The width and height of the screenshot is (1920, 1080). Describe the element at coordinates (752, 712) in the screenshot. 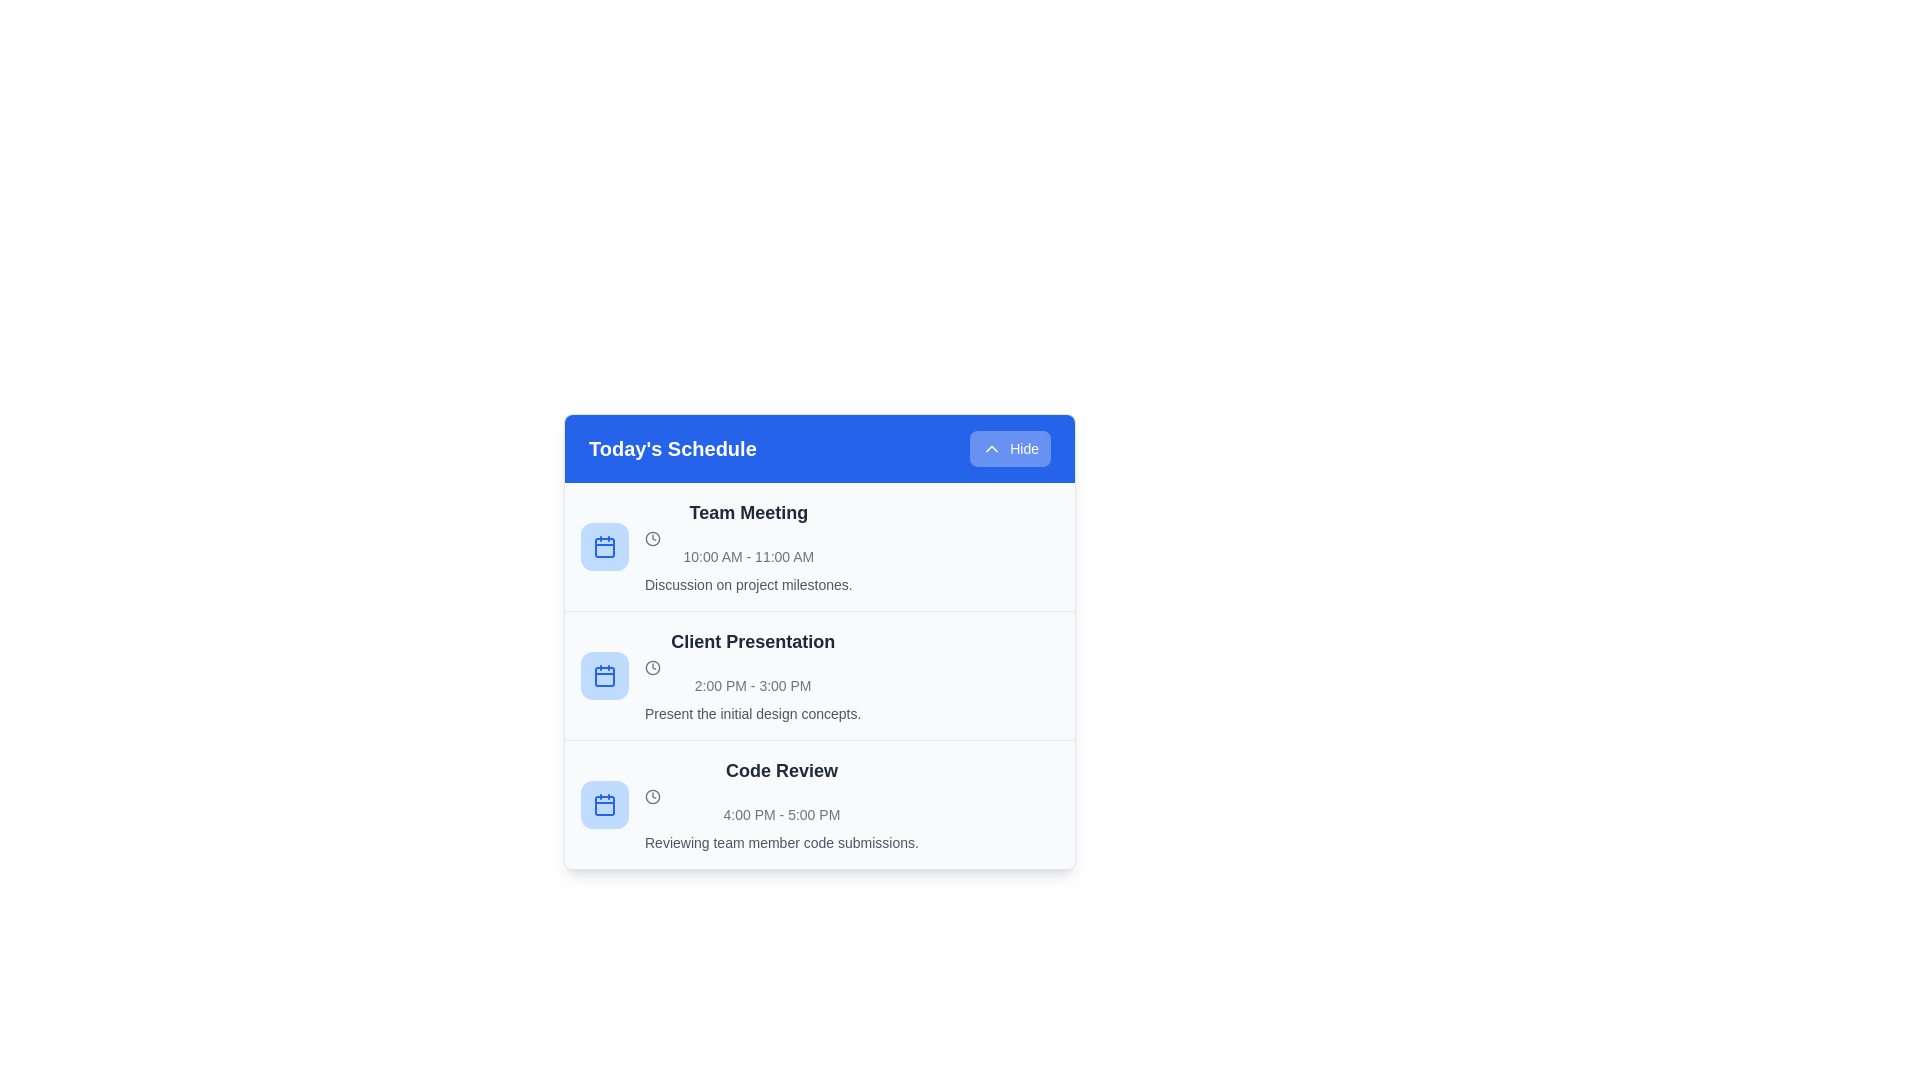

I see `the descriptive text element explaining the 'Client Presentation' meeting, which is located directly below the time range text '2:00 PM - 3:00 PM' within the card labeled 'Client Presentation'` at that location.